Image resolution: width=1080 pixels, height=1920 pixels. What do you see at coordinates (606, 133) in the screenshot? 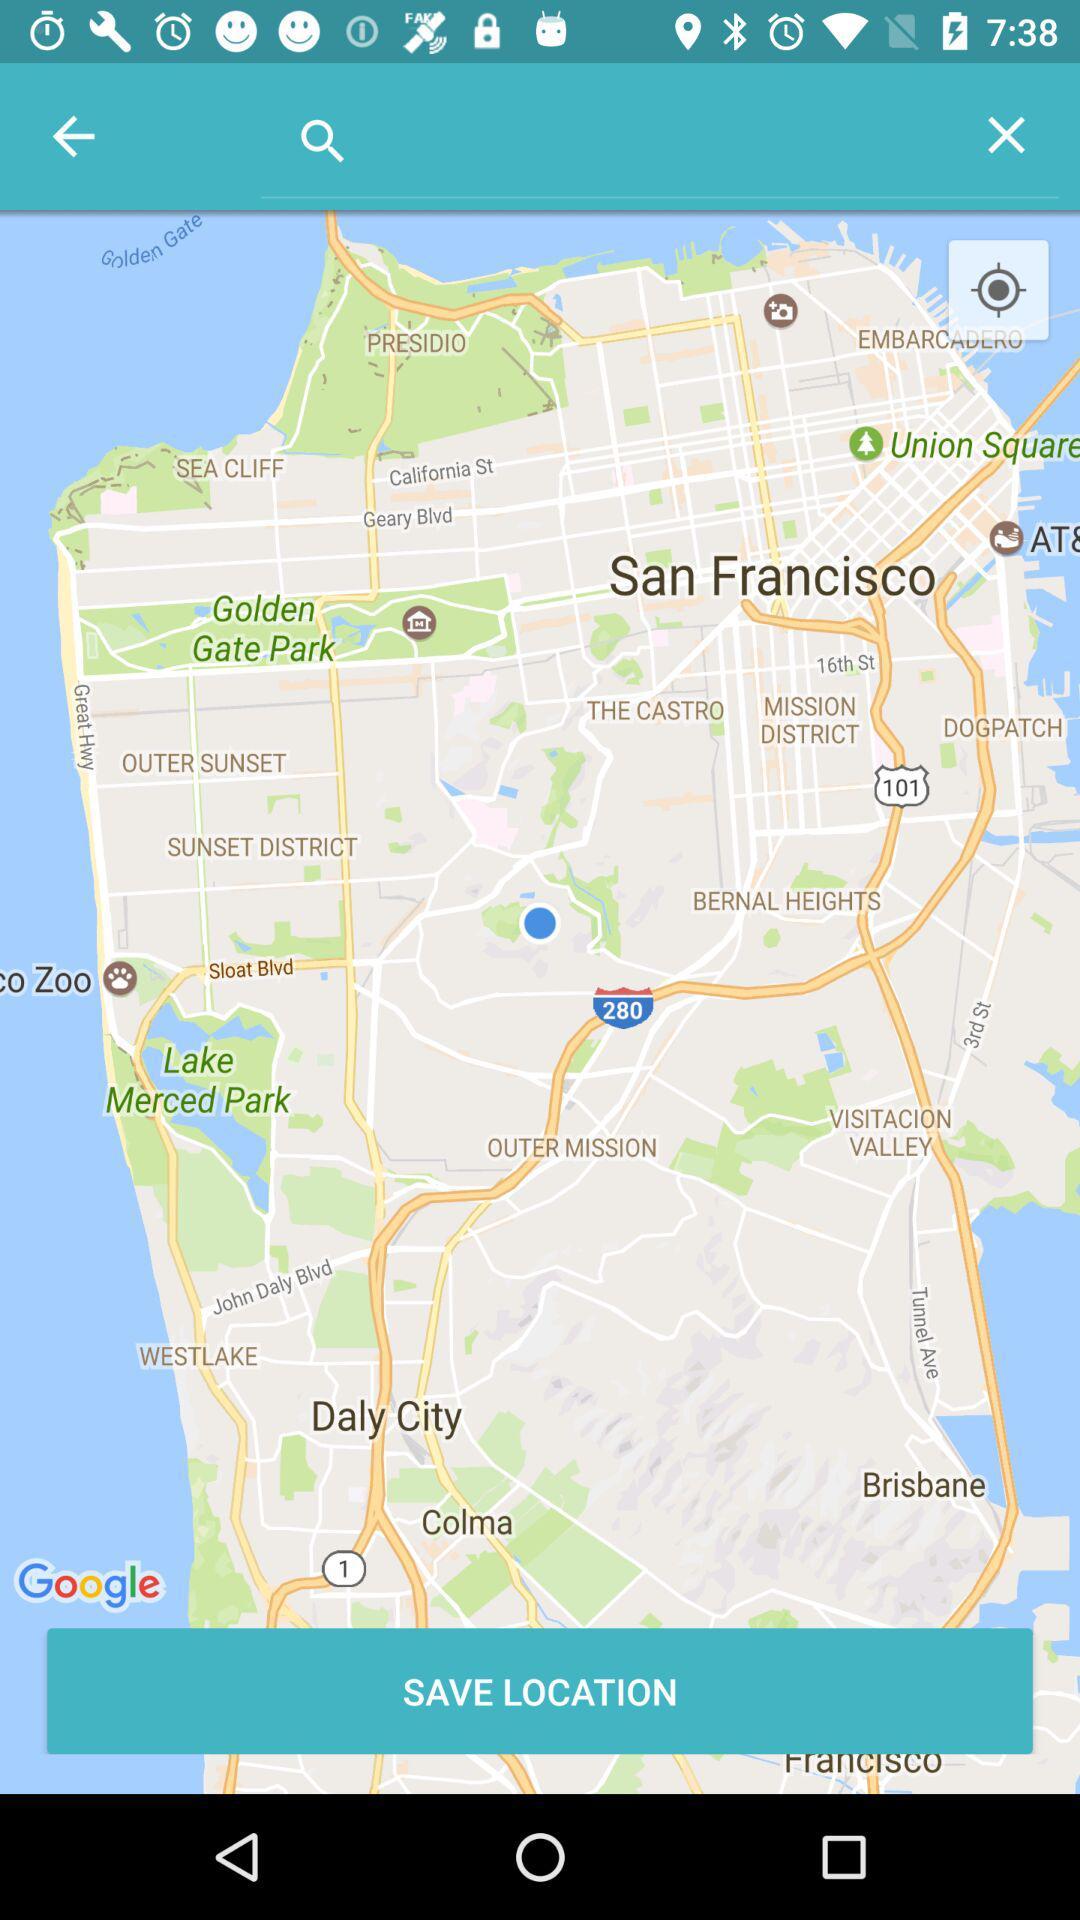
I see `type in search seciton` at bounding box center [606, 133].